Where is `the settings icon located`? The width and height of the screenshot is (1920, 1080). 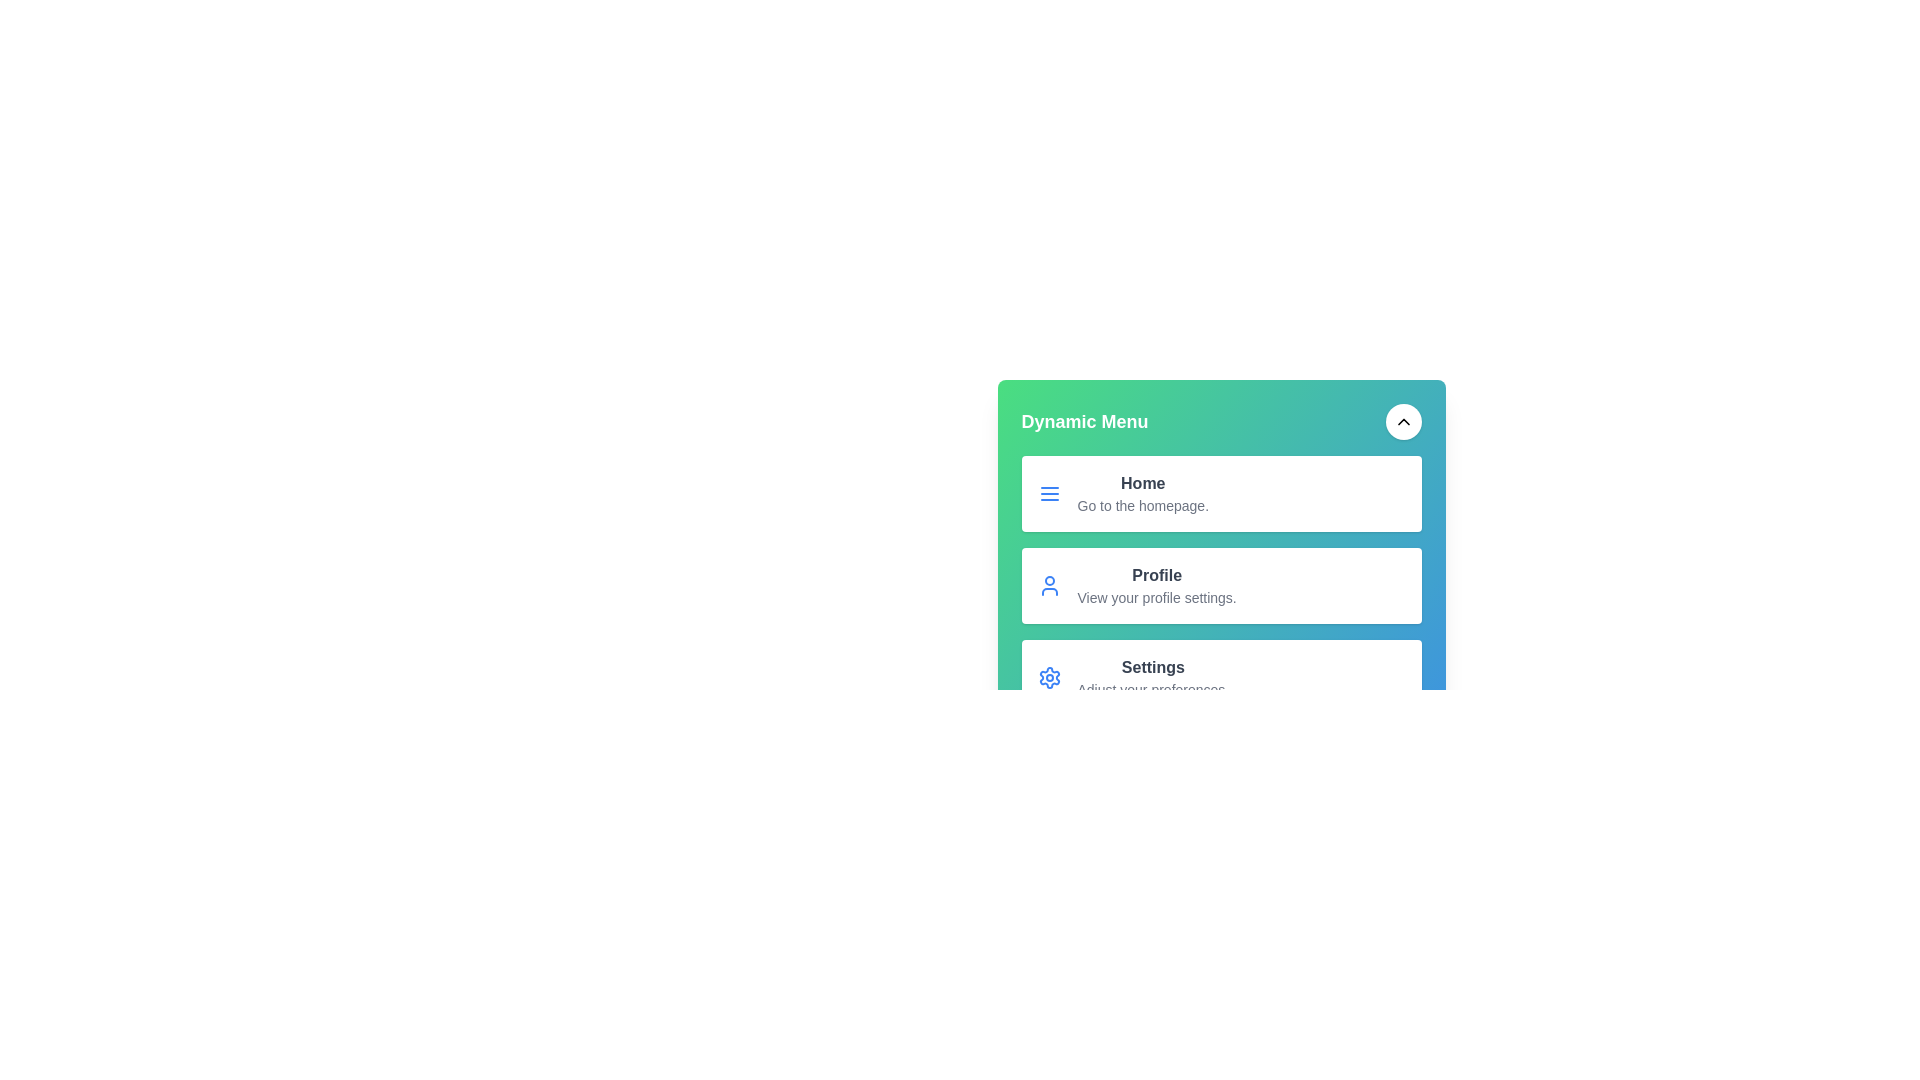 the settings icon located is located at coordinates (1048, 677).